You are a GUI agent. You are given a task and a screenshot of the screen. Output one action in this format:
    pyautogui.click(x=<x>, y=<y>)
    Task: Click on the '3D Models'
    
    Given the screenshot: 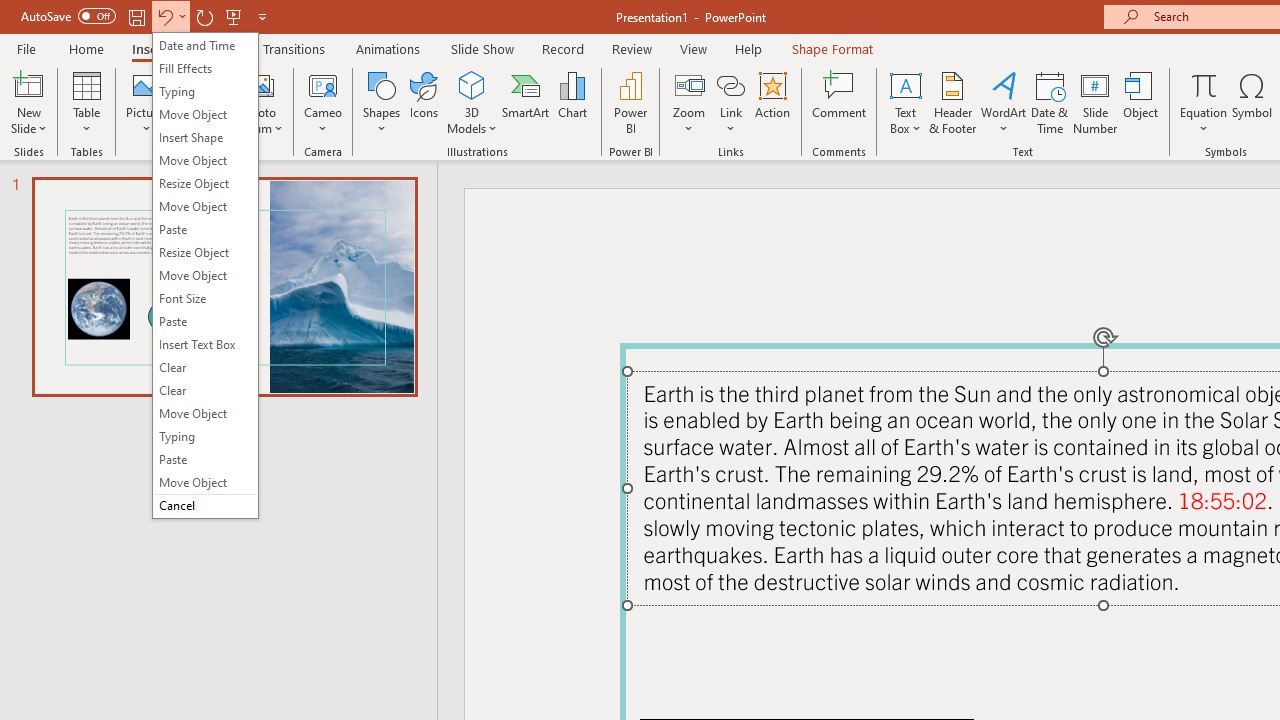 What is the action you would take?
    pyautogui.click(x=471, y=103)
    